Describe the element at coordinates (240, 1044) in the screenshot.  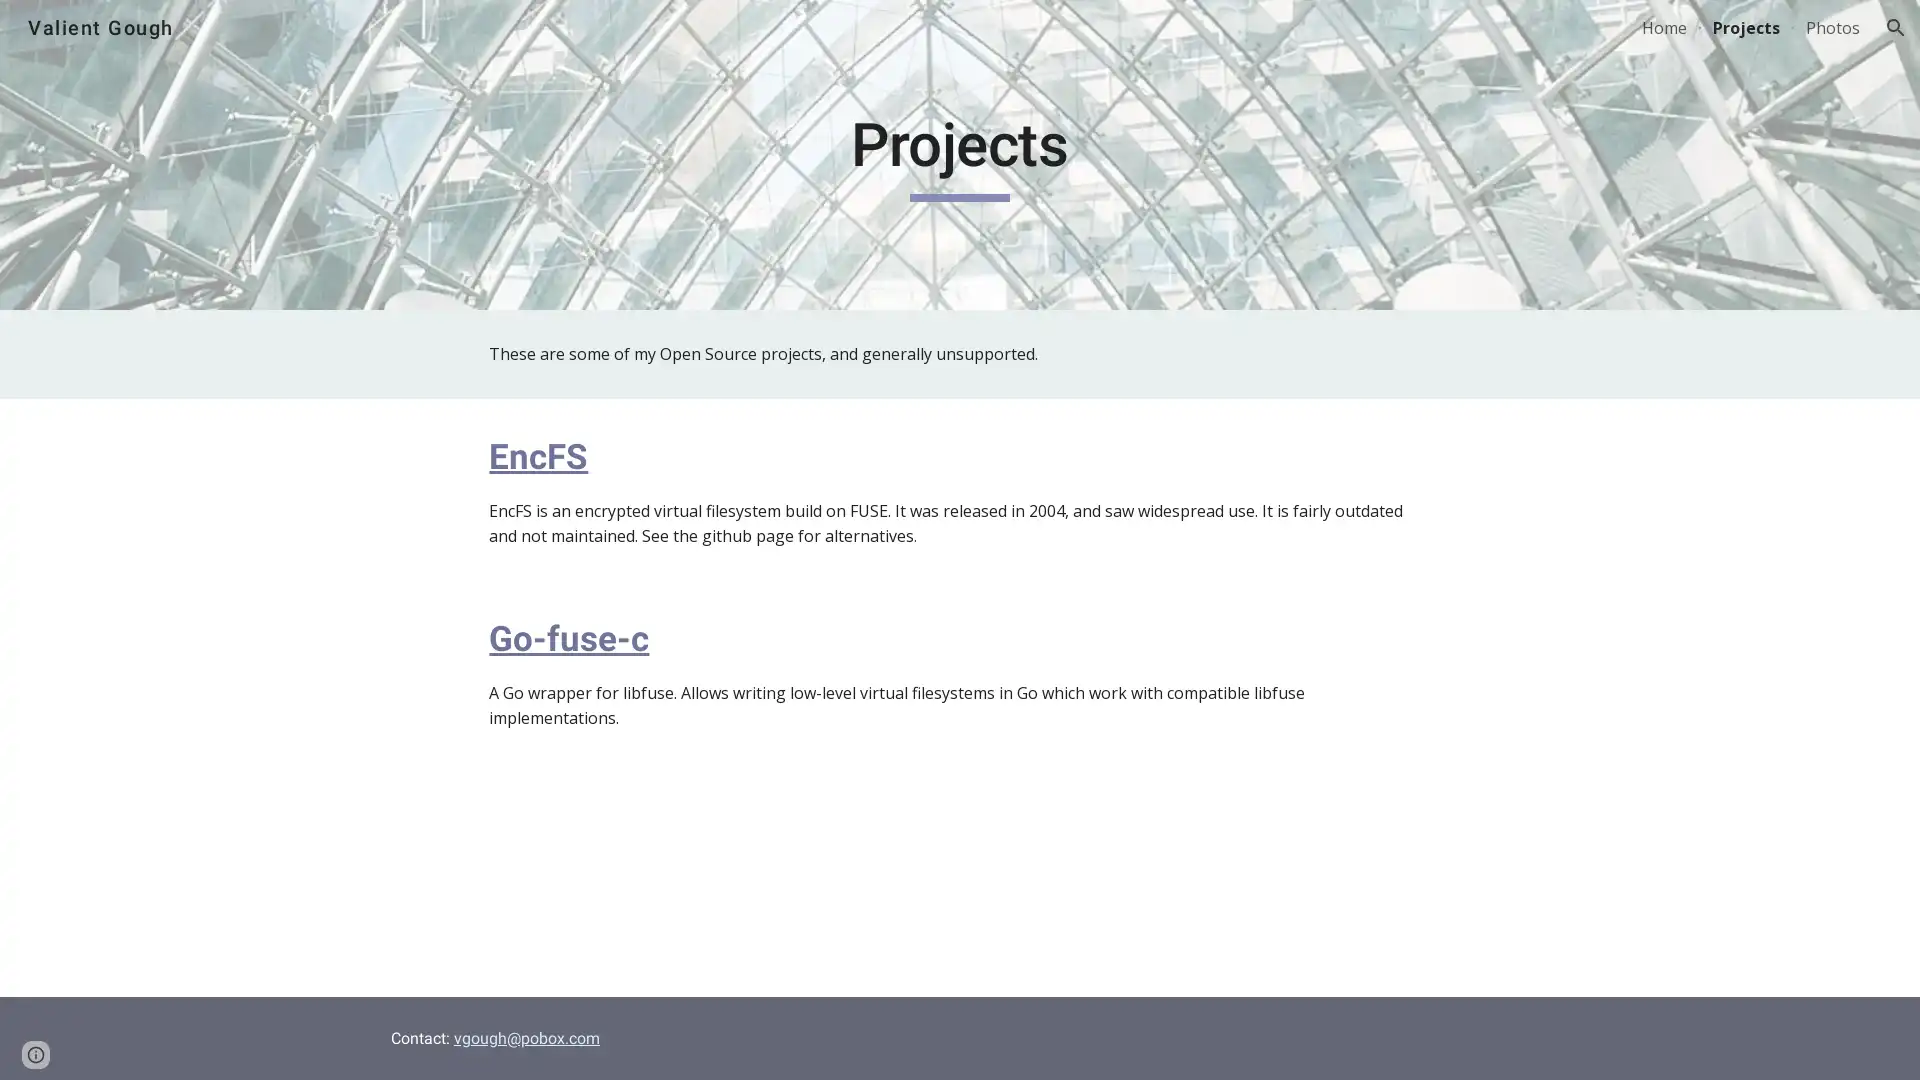
I see `Report abuse` at that location.